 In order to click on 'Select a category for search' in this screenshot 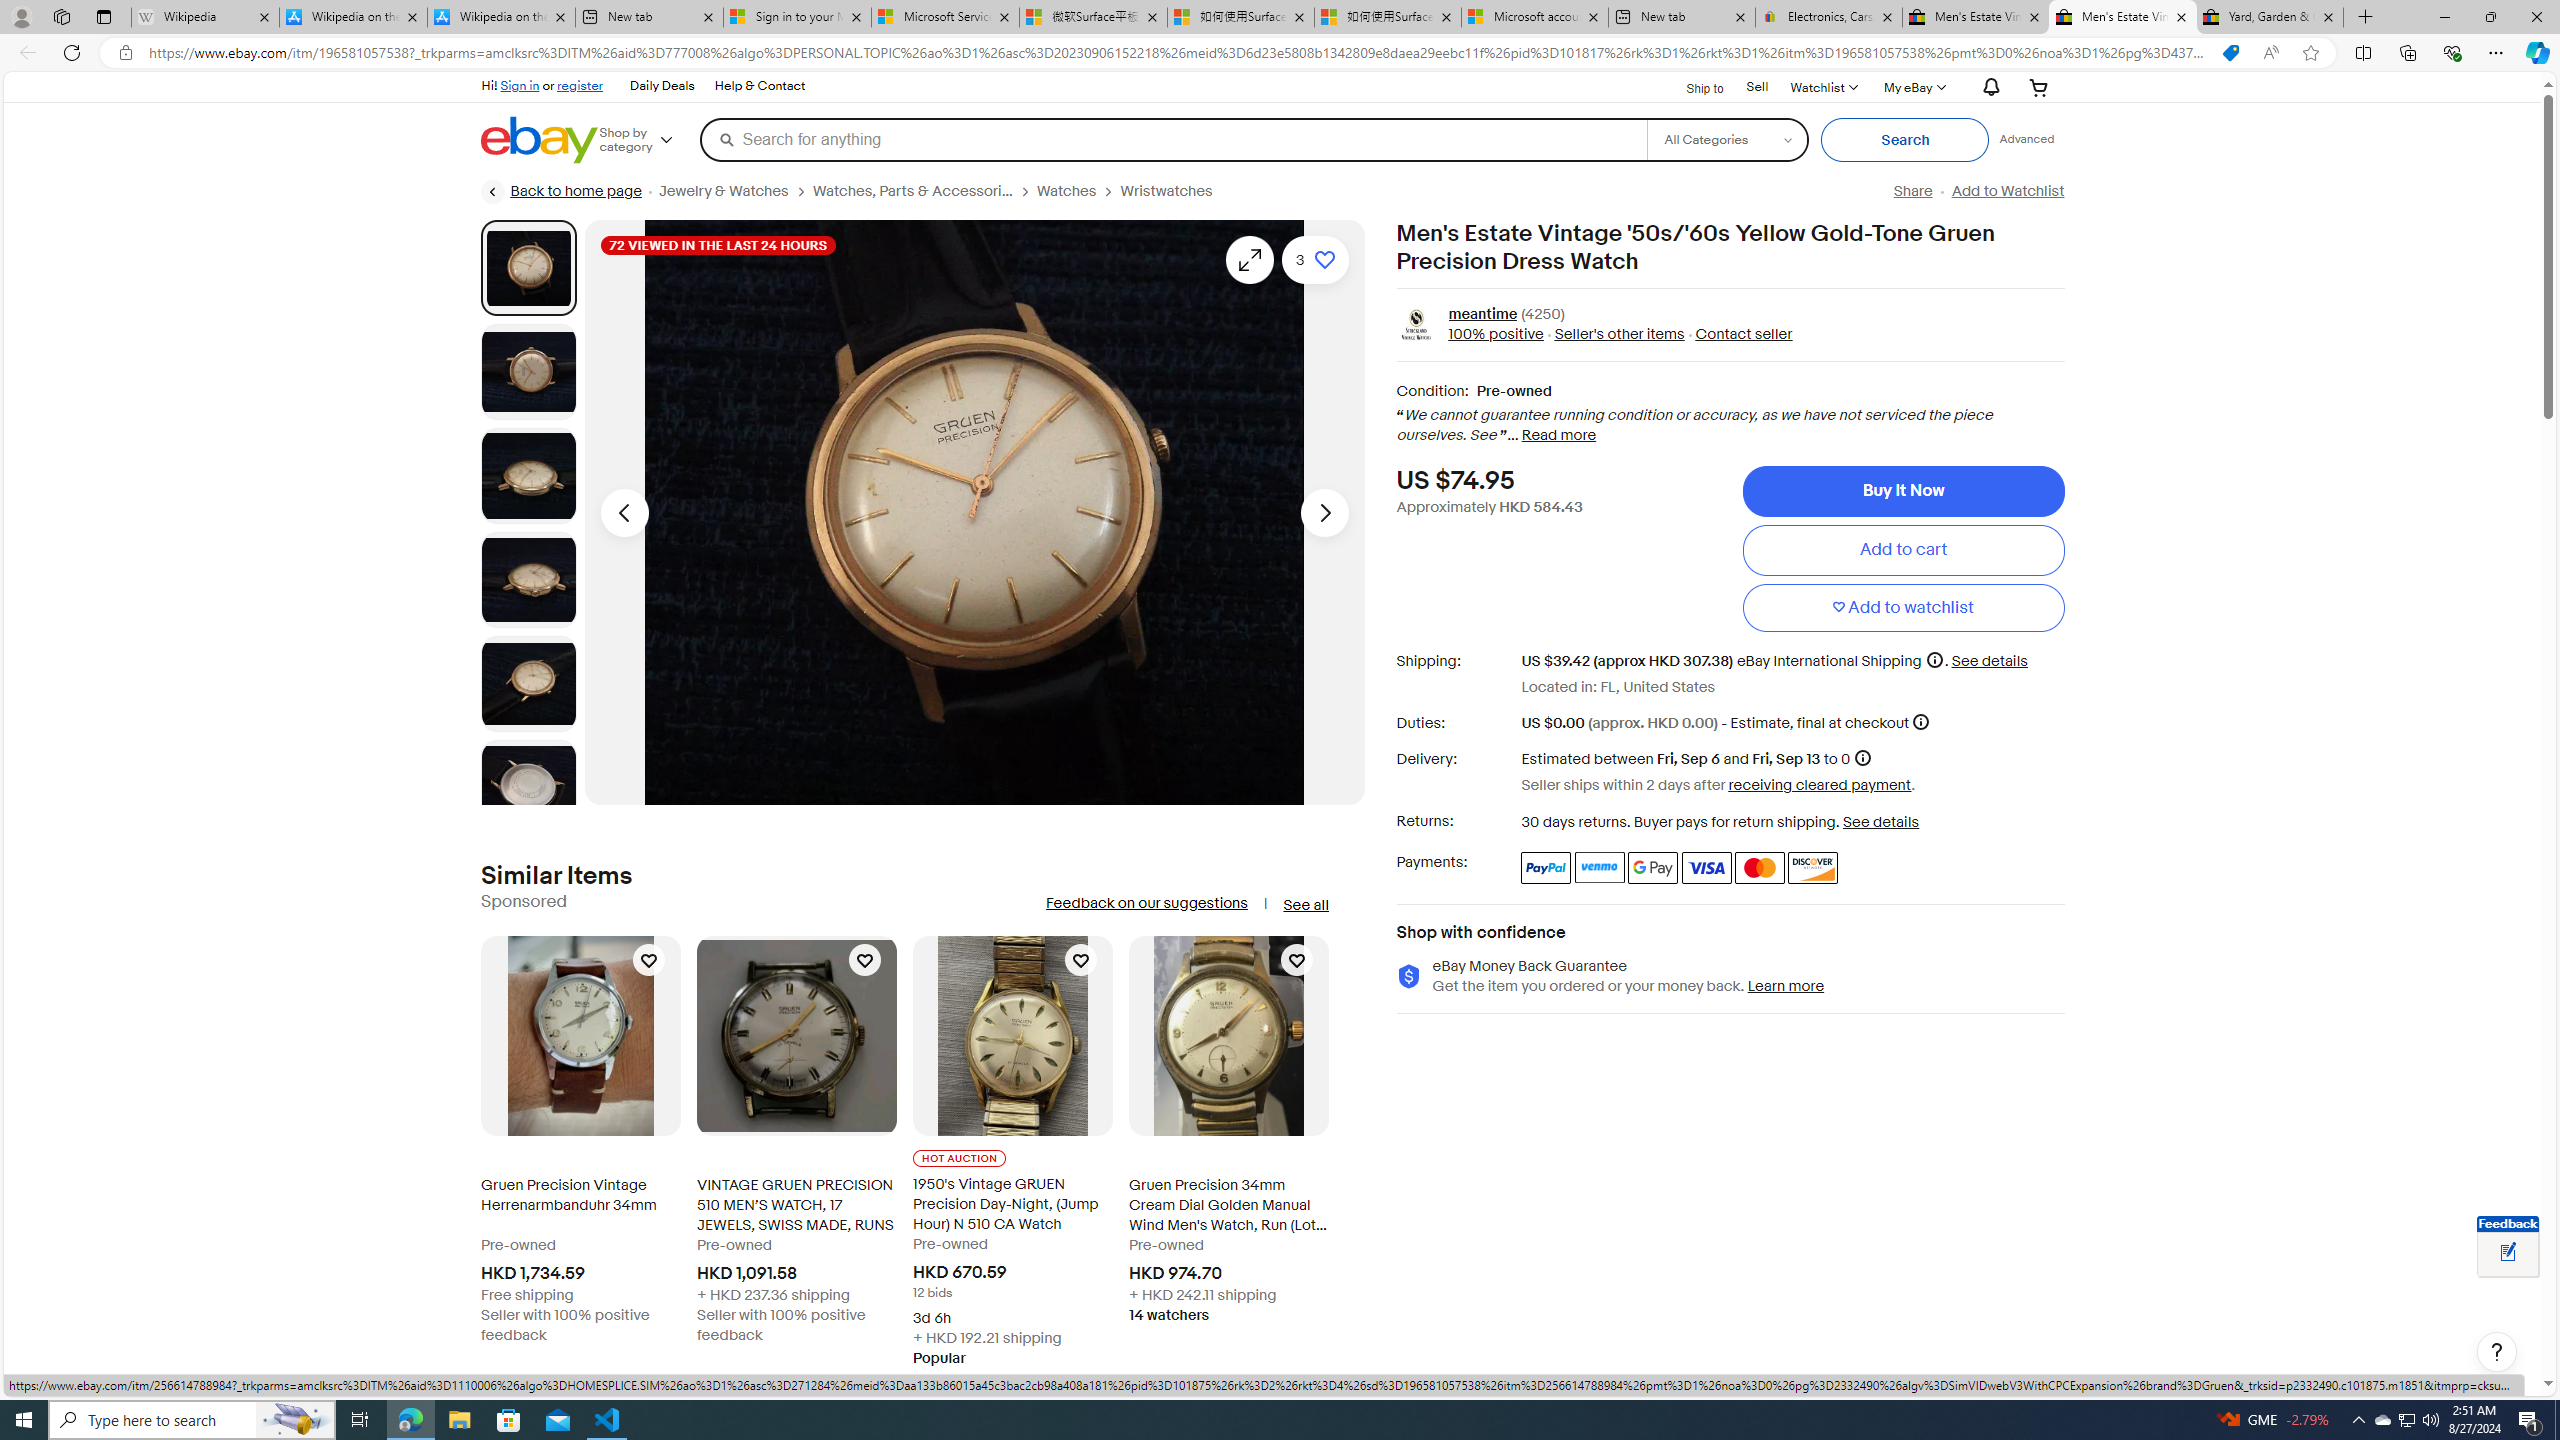, I will do `click(1725, 138)`.